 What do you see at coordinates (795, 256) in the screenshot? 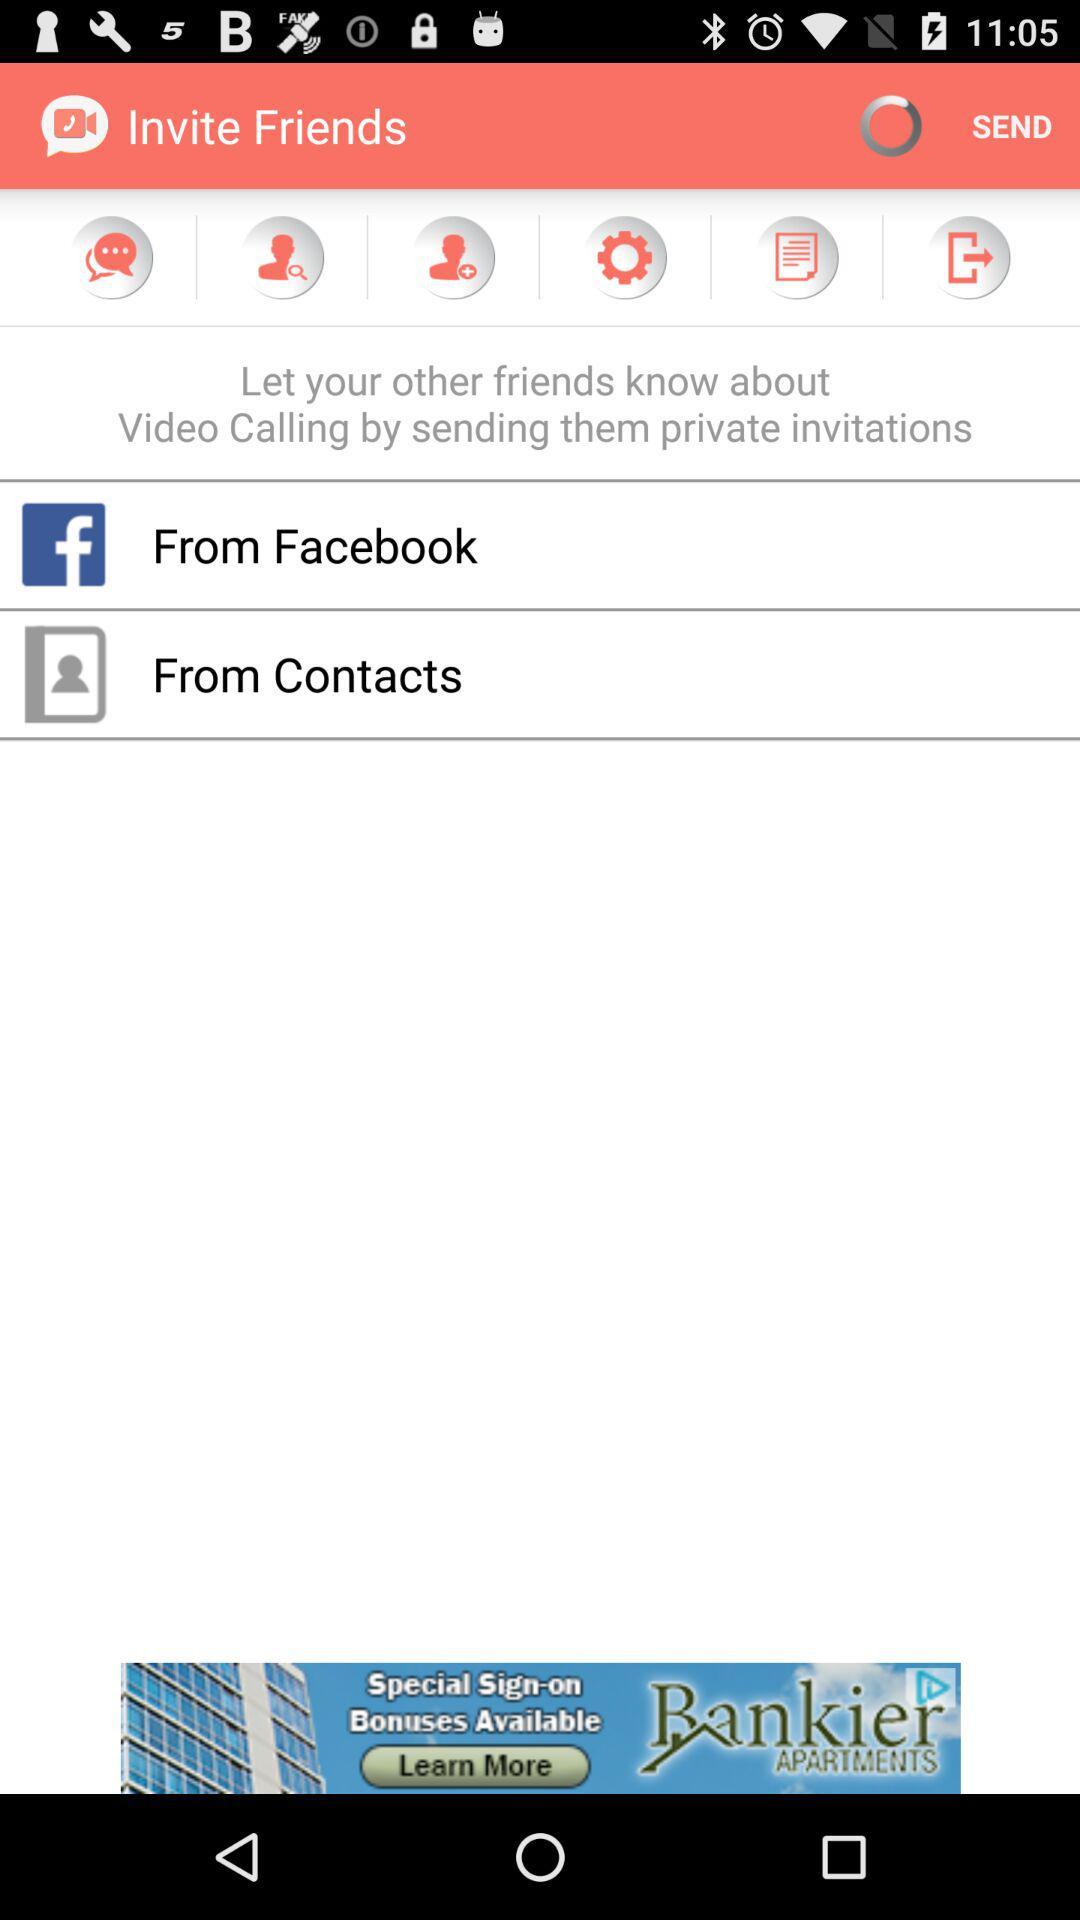
I see `save` at bounding box center [795, 256].